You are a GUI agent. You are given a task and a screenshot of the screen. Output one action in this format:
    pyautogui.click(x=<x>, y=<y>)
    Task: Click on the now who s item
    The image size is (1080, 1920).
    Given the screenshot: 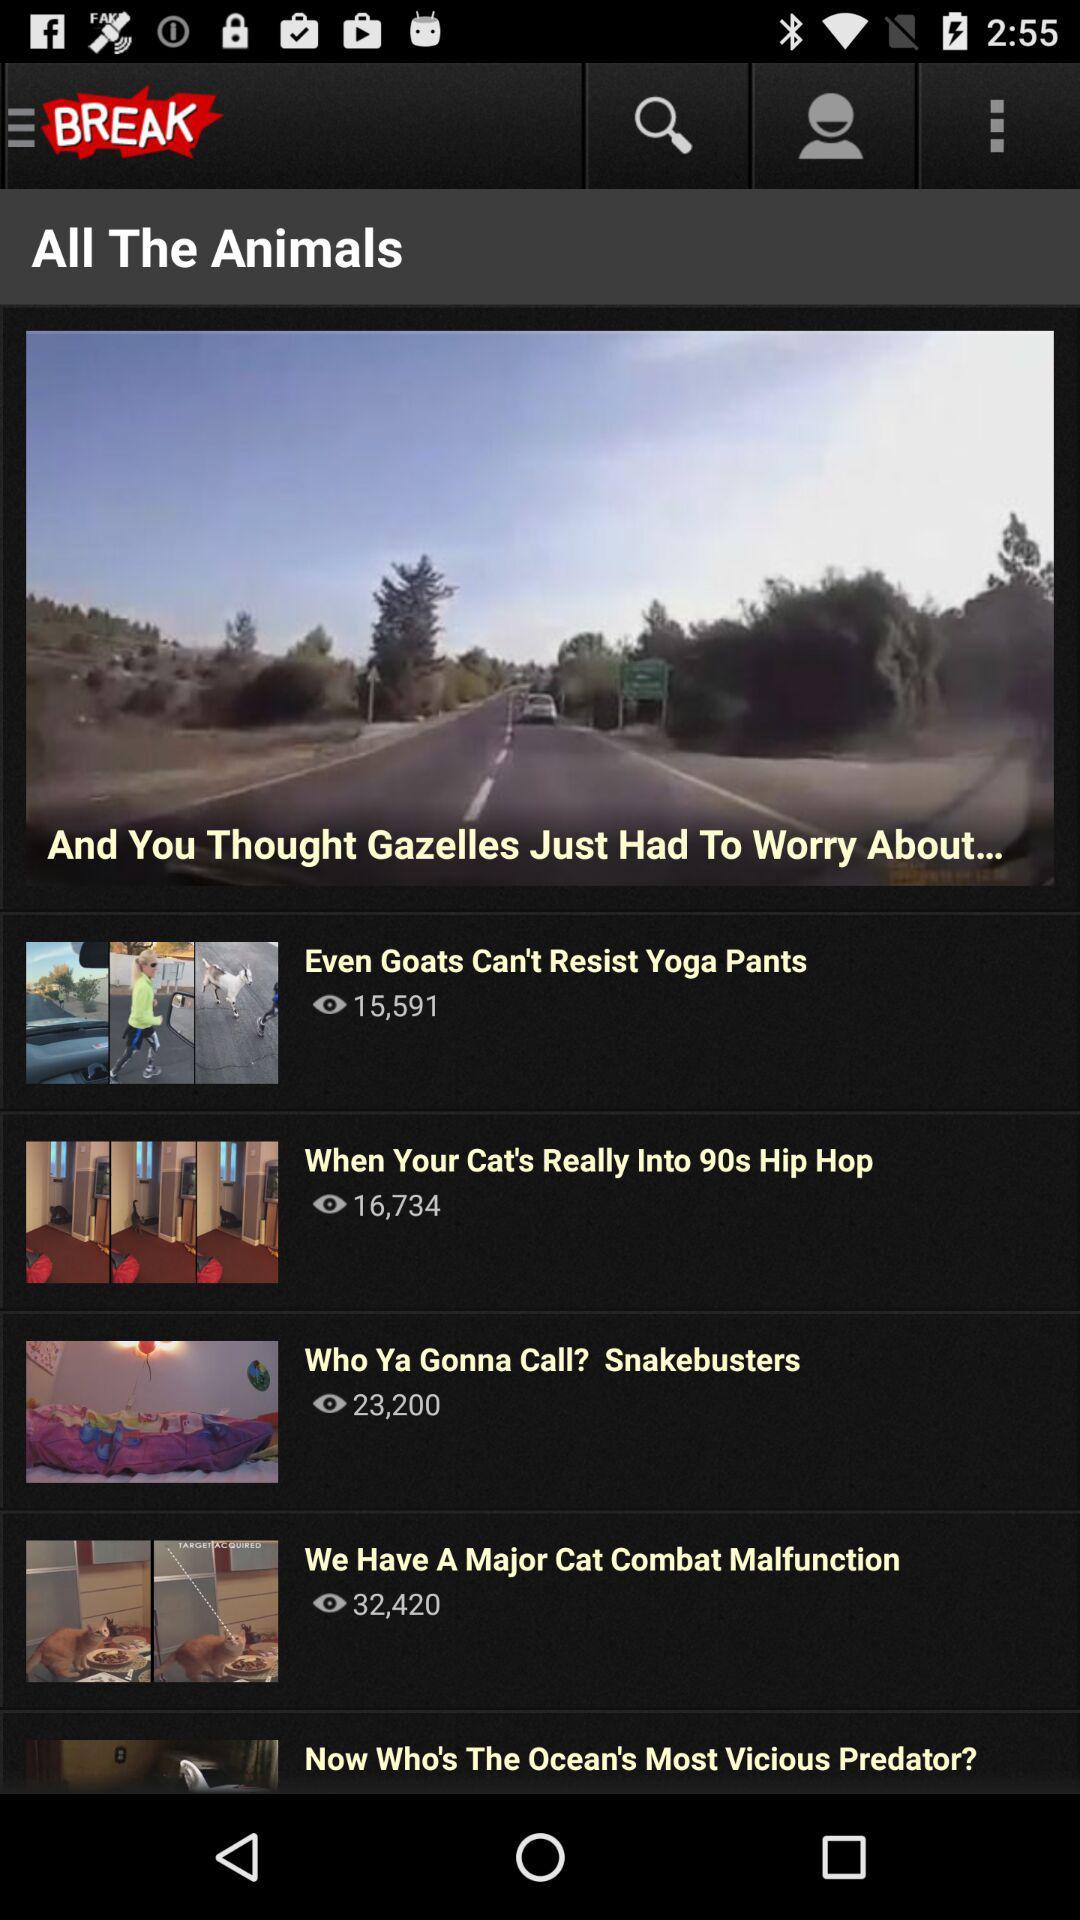 What is the action you would take?
    pyautogui.click(x=640, y=1756)
    